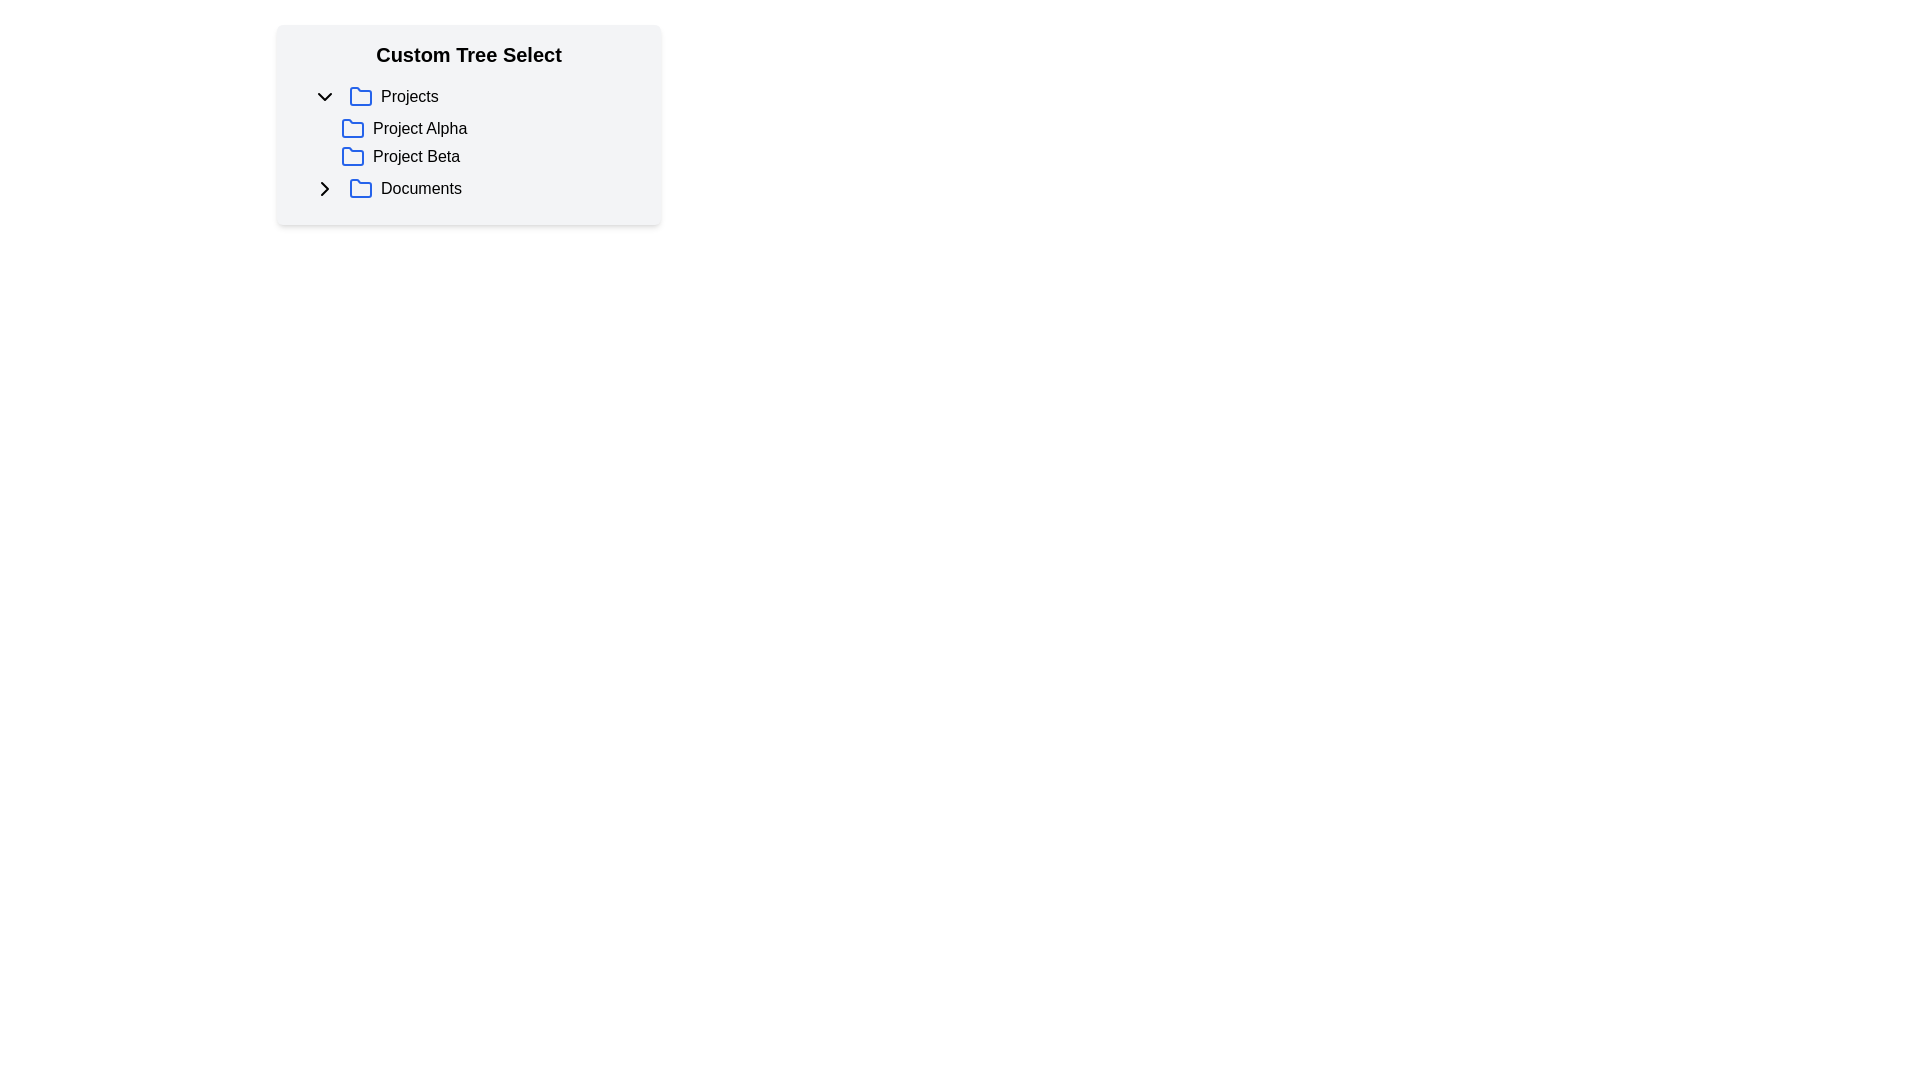 Image resolution: width=1920 pixels, height=1080 pixels. Describe the element at coordinates (468, 57) in the screenshot. I see `the 'Custom Tree Select' text label, which is styled with bold and large font size and is positioned at the top of its section` at that location.